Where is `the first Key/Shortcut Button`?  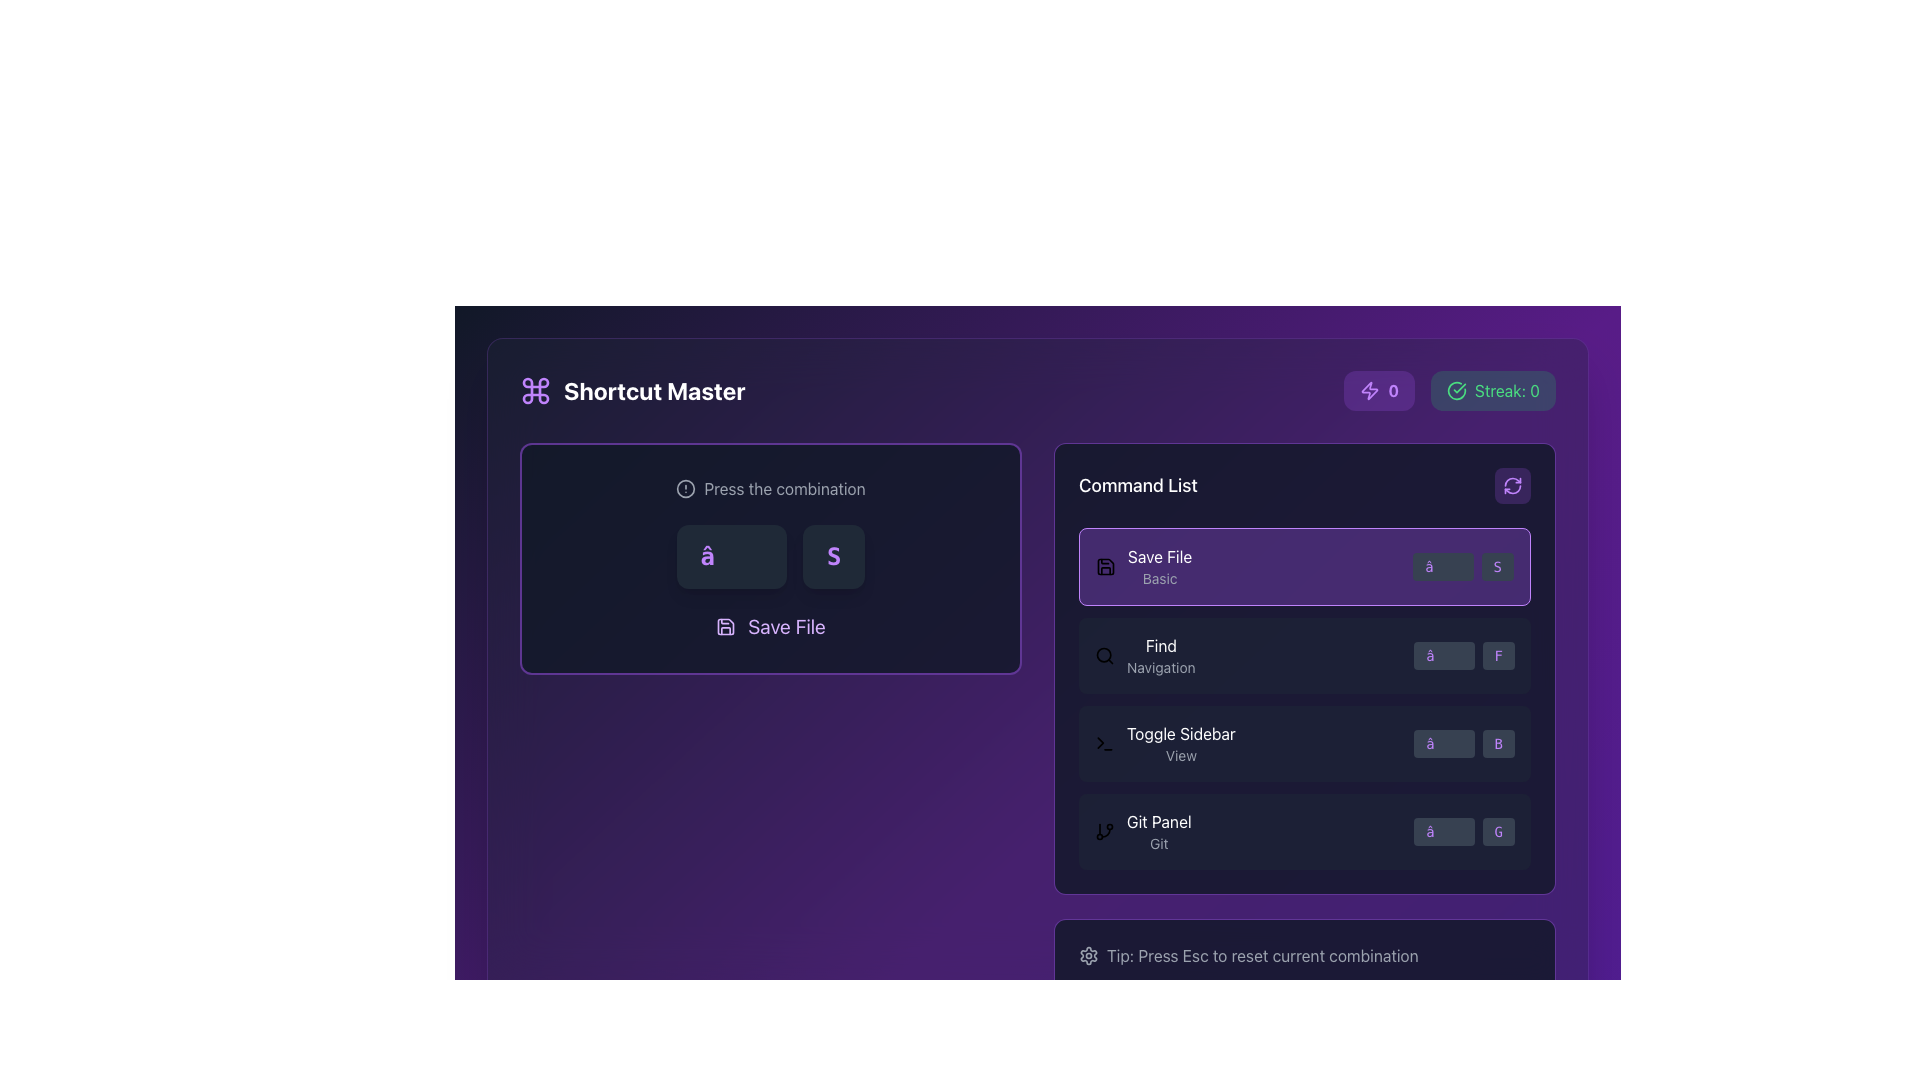
the first Key/Shortcut Button is located at coordinates (1444, 832).